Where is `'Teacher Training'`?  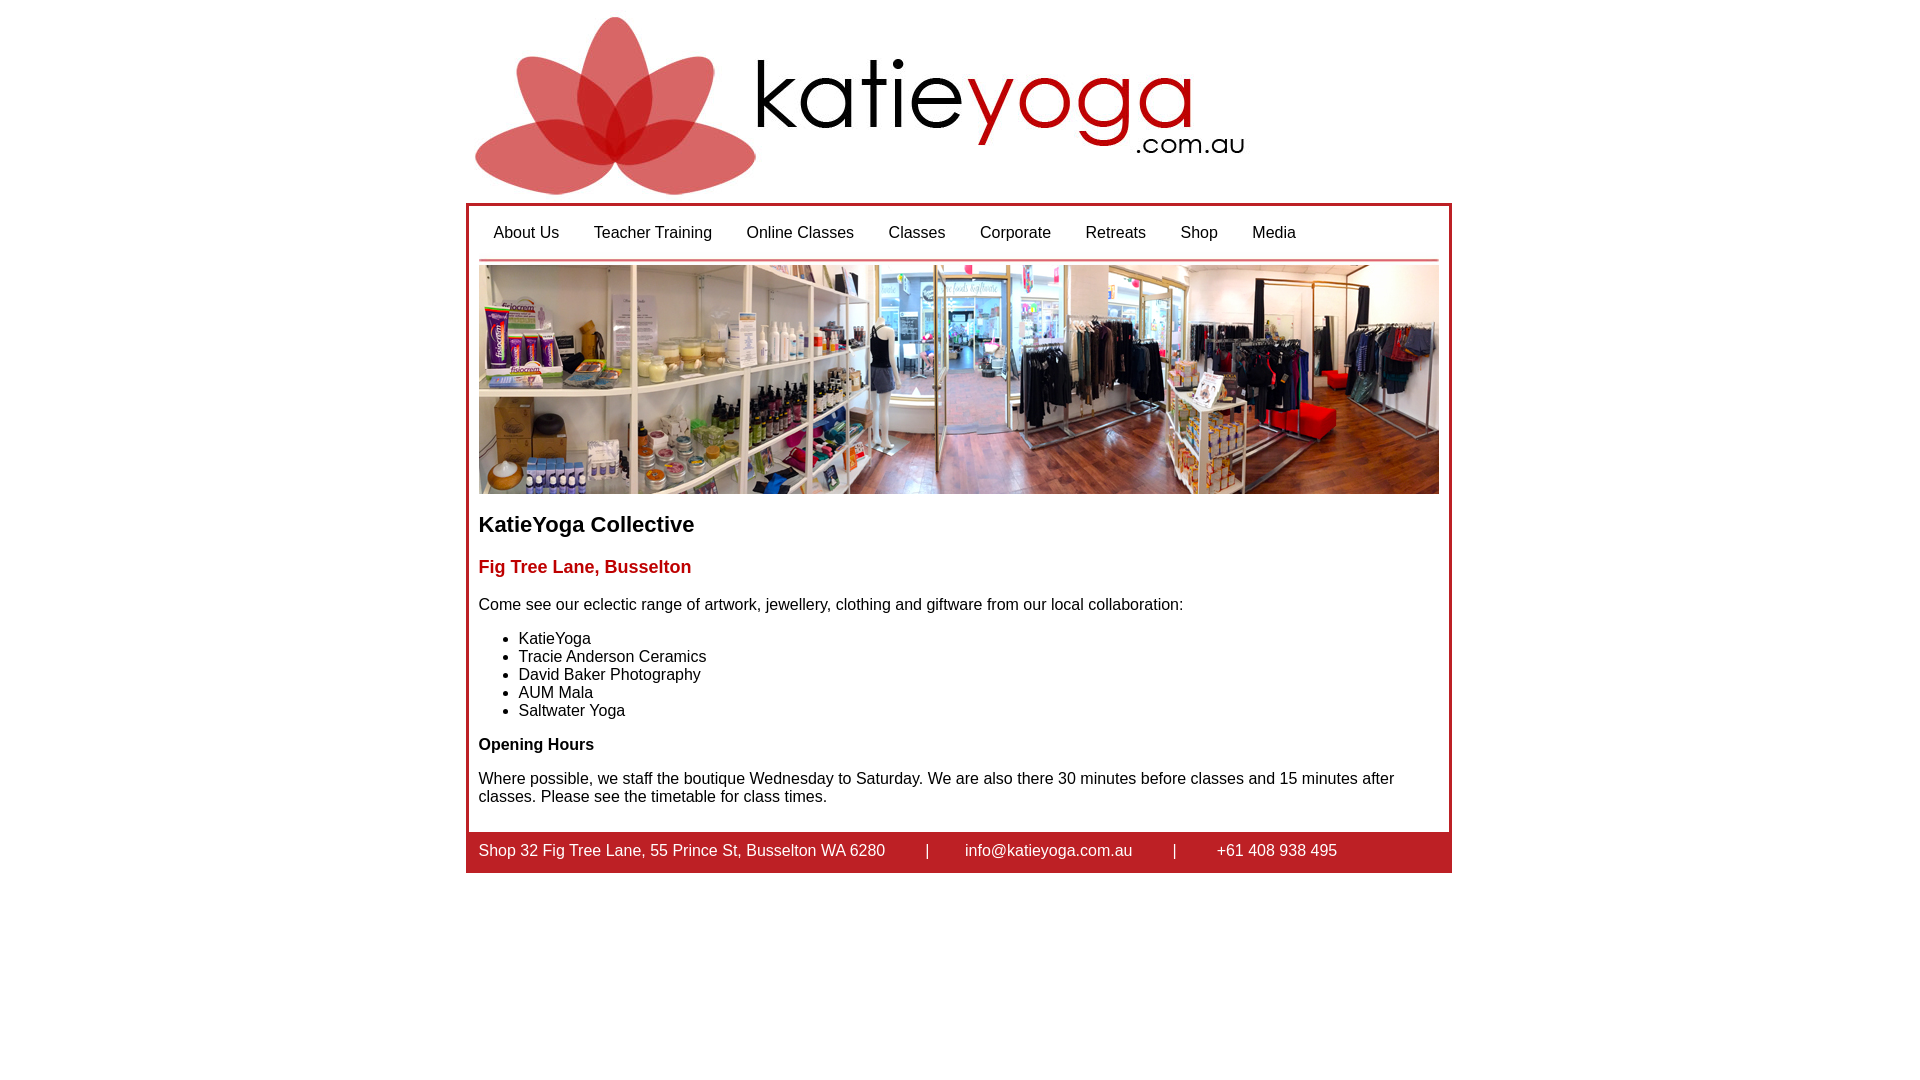 'Teacher Training' is located at coordinates (578, 231).